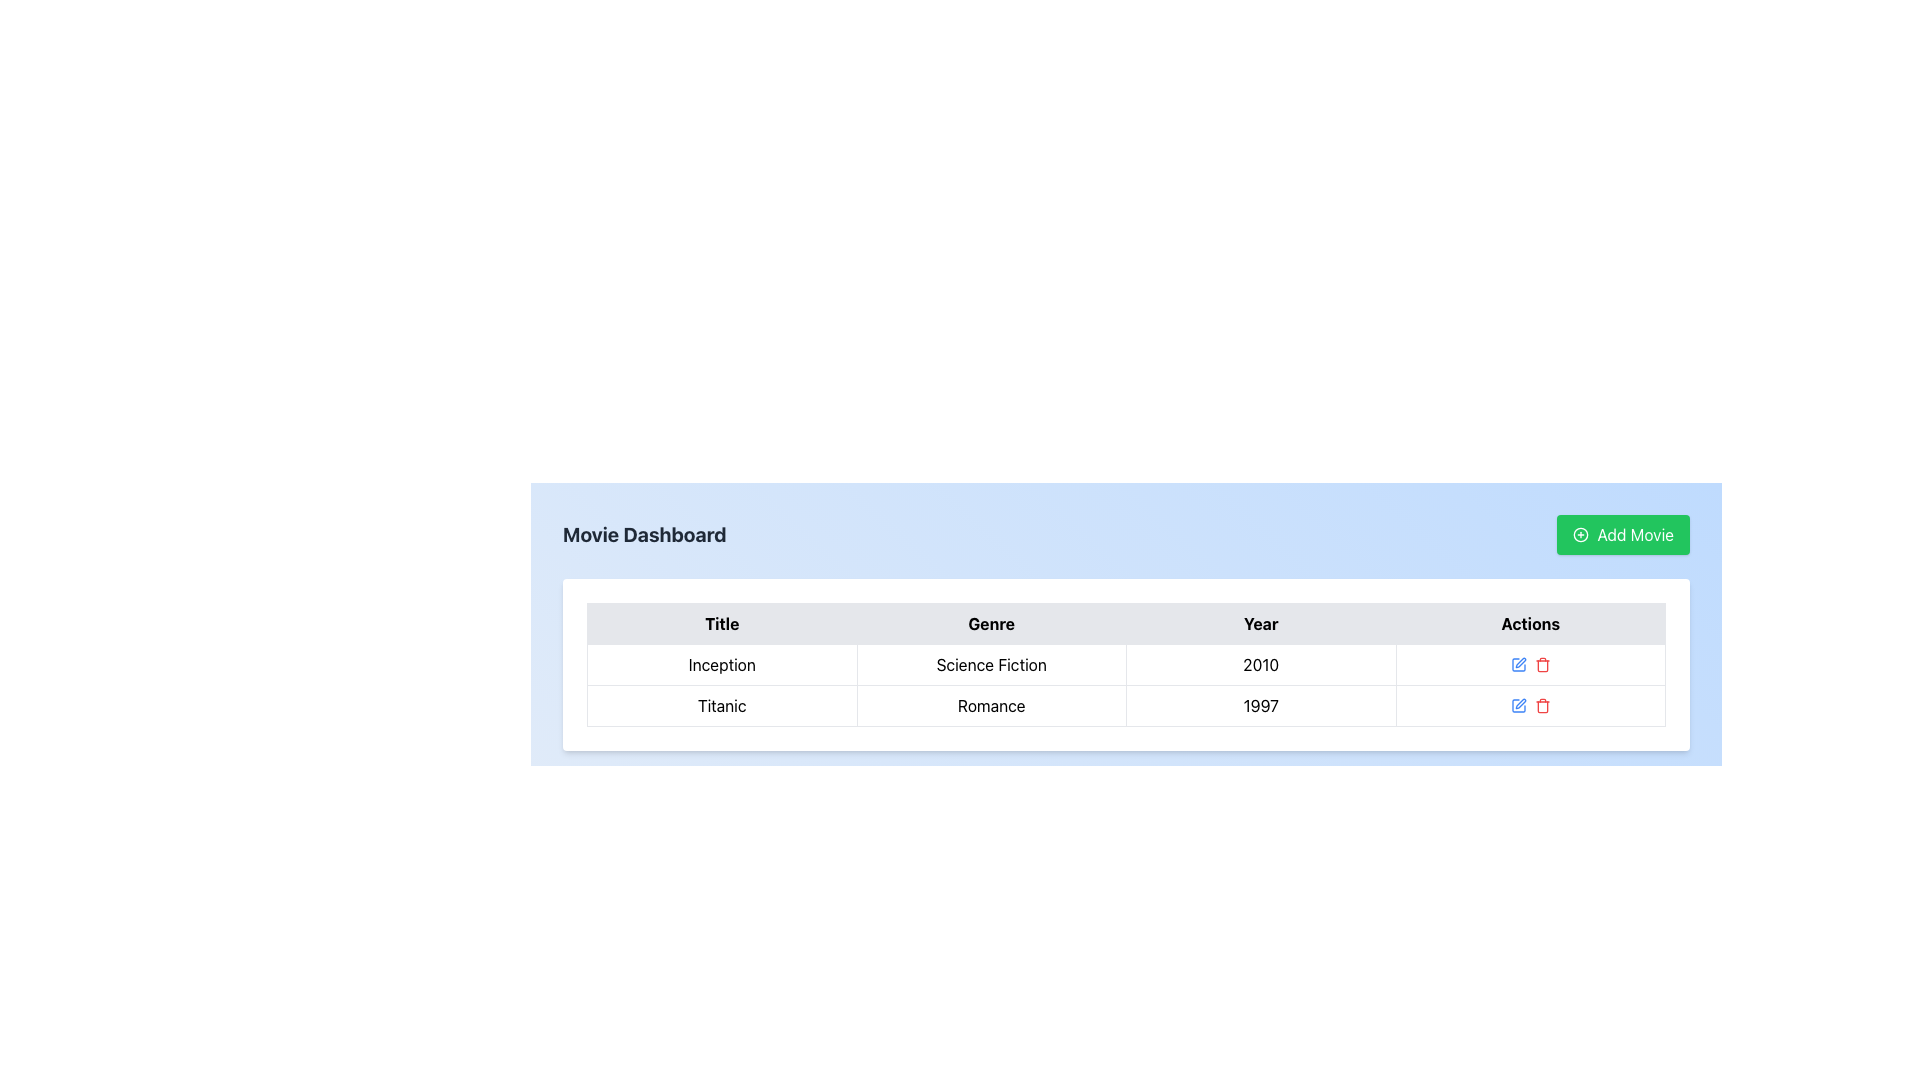  What do you see at coordinates (1260, 664) in the screenshot?
I see `the text label displaying the release year of the movie 'Inception' in the data table, which is located in the cell of the 'Year' column, following 'Science Fiction' and preceding 'Actions'` at bounding box center [1260, 664].